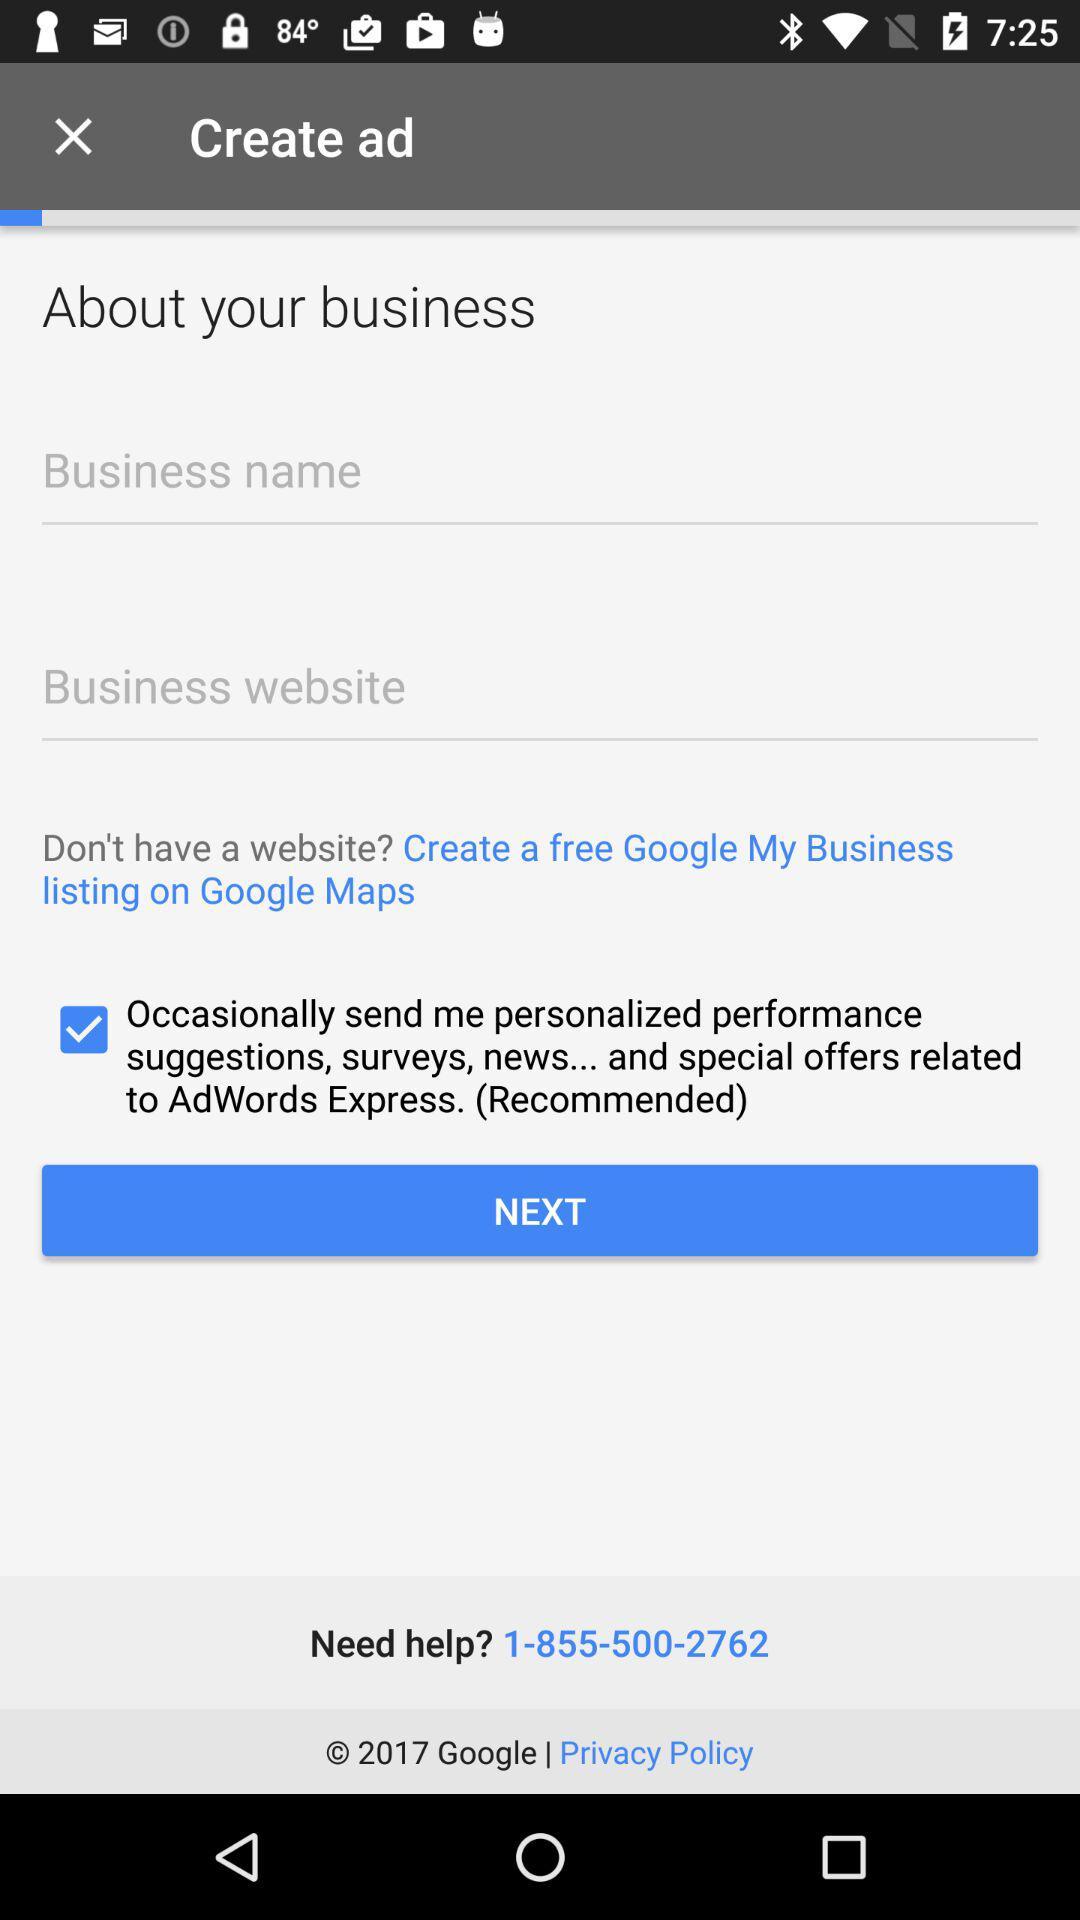  I want to click on the next, so click(540, 1209).